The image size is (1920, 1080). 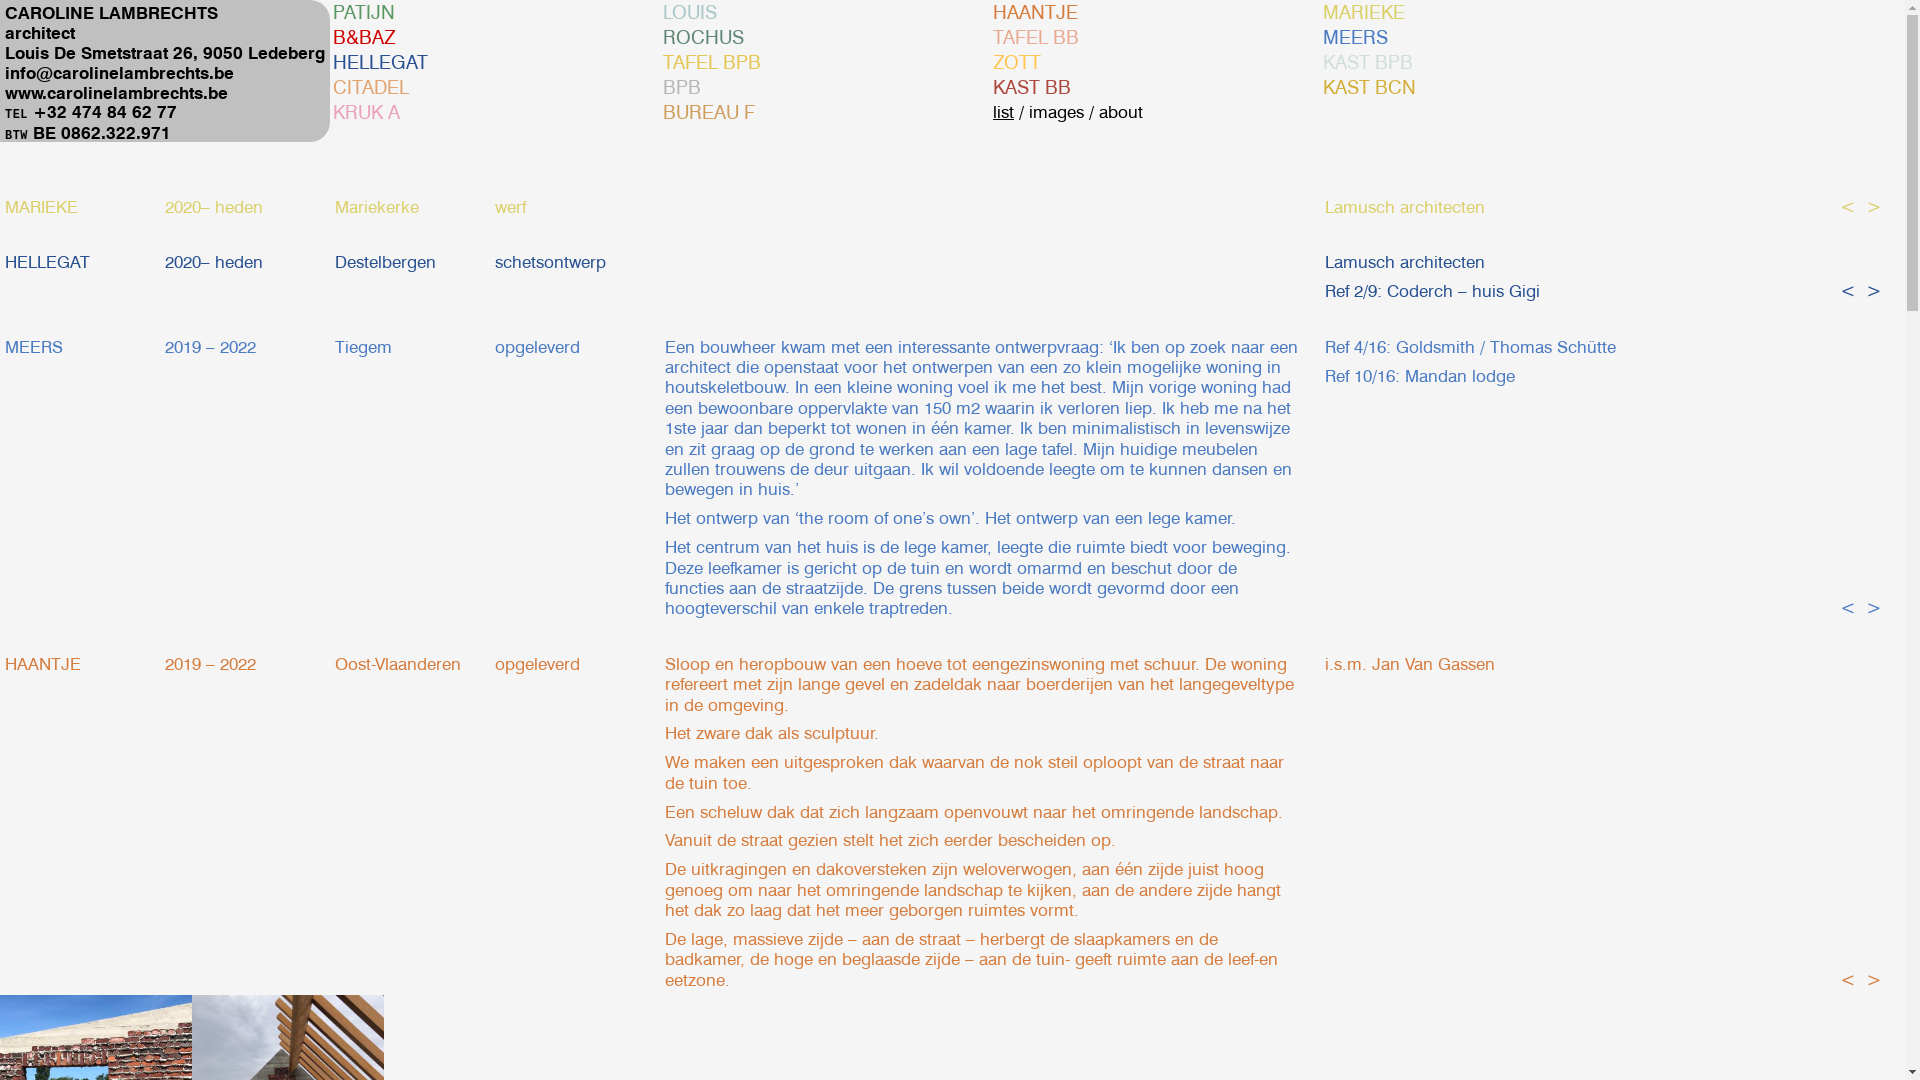 What do you see at coordinates (1003, 111) in the screenshot?
I see `'list'` at bounding box center [1003, 111].